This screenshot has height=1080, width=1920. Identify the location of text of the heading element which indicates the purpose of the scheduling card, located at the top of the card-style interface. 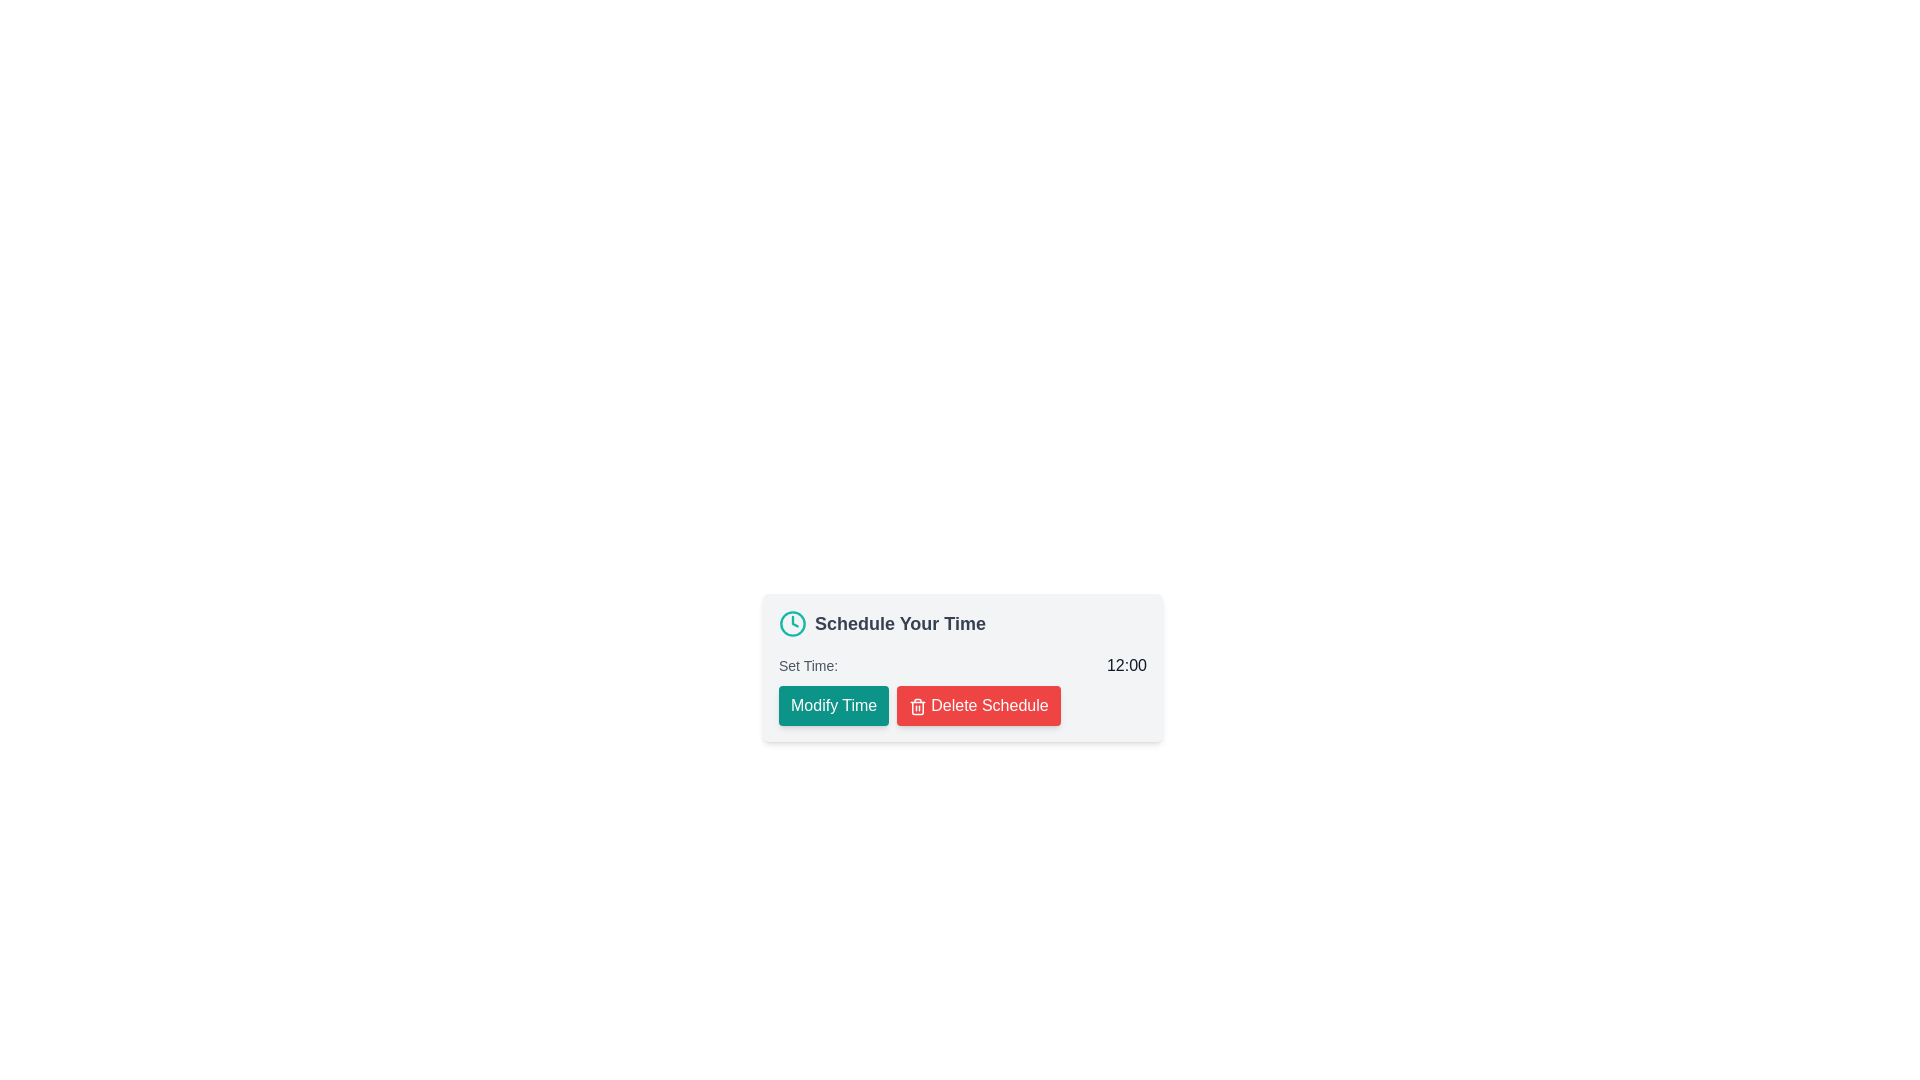
(963, 623).